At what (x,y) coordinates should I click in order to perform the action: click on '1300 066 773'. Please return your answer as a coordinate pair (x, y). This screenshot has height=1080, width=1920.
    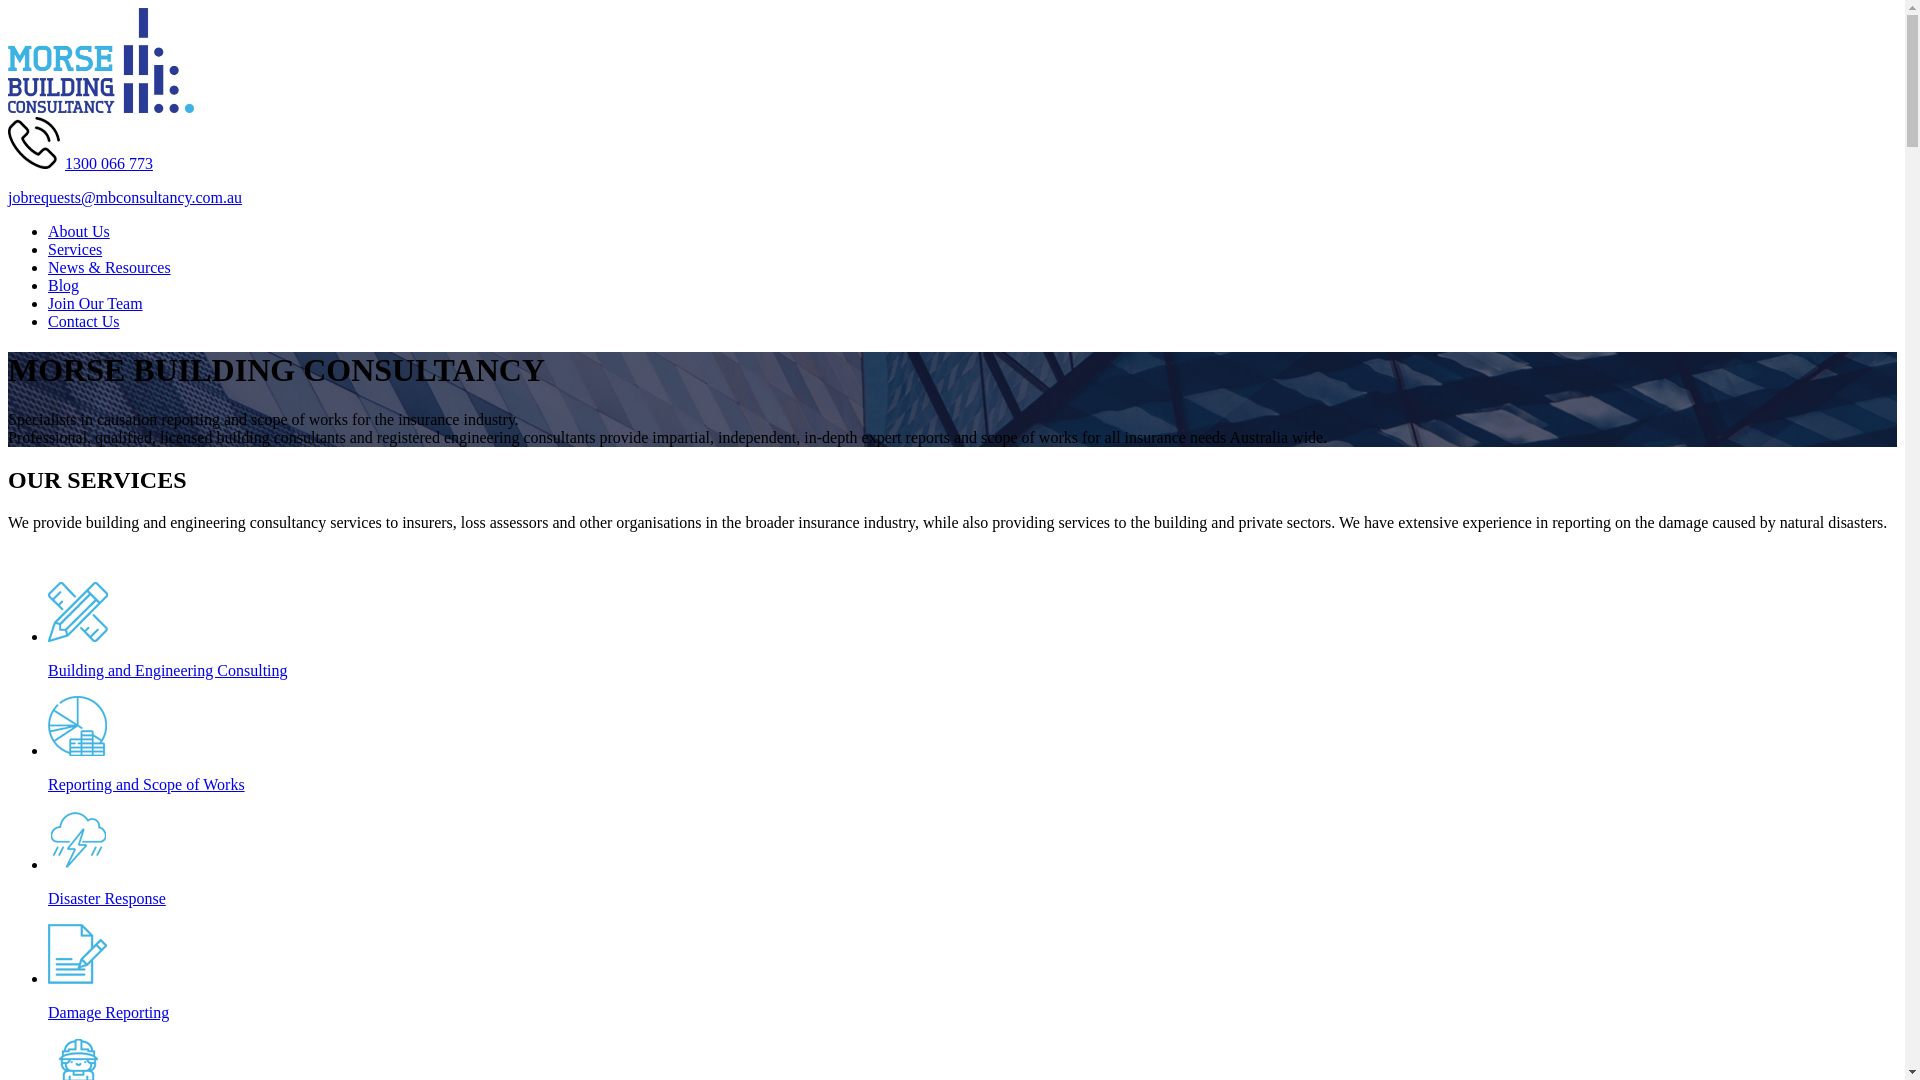
    Looking at the image, I should click on (108, 162).